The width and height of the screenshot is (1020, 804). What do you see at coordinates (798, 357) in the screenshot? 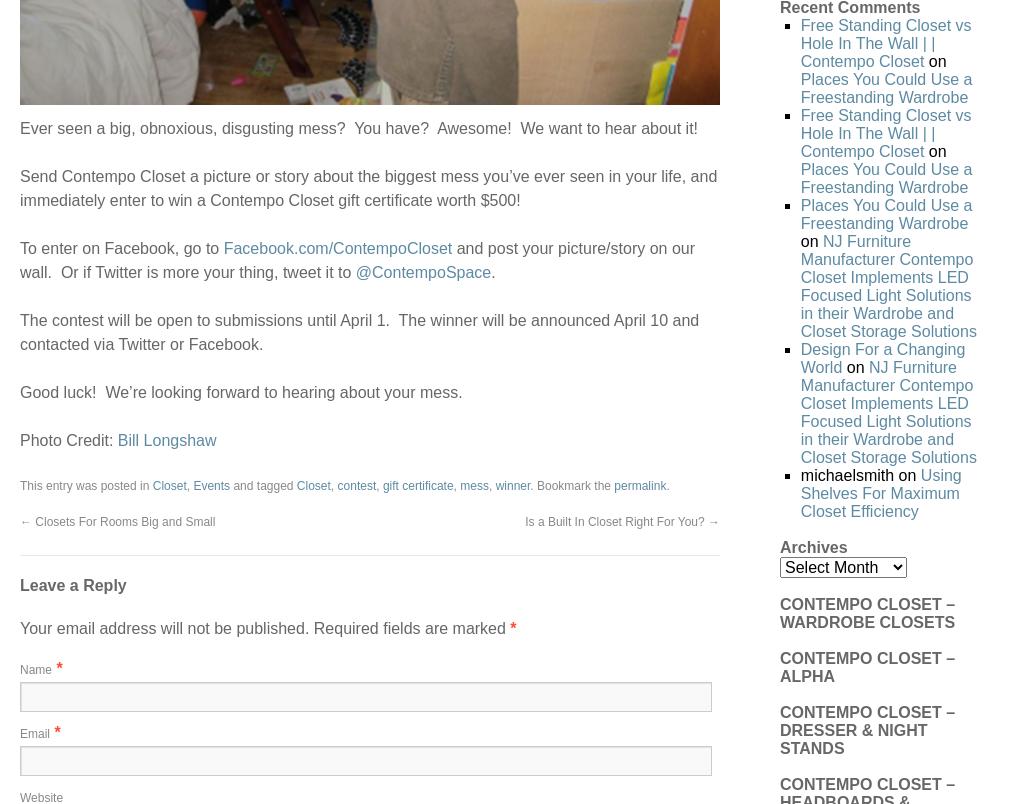
I see `'Design For a Changing World'` at bounding box center [798, 357].